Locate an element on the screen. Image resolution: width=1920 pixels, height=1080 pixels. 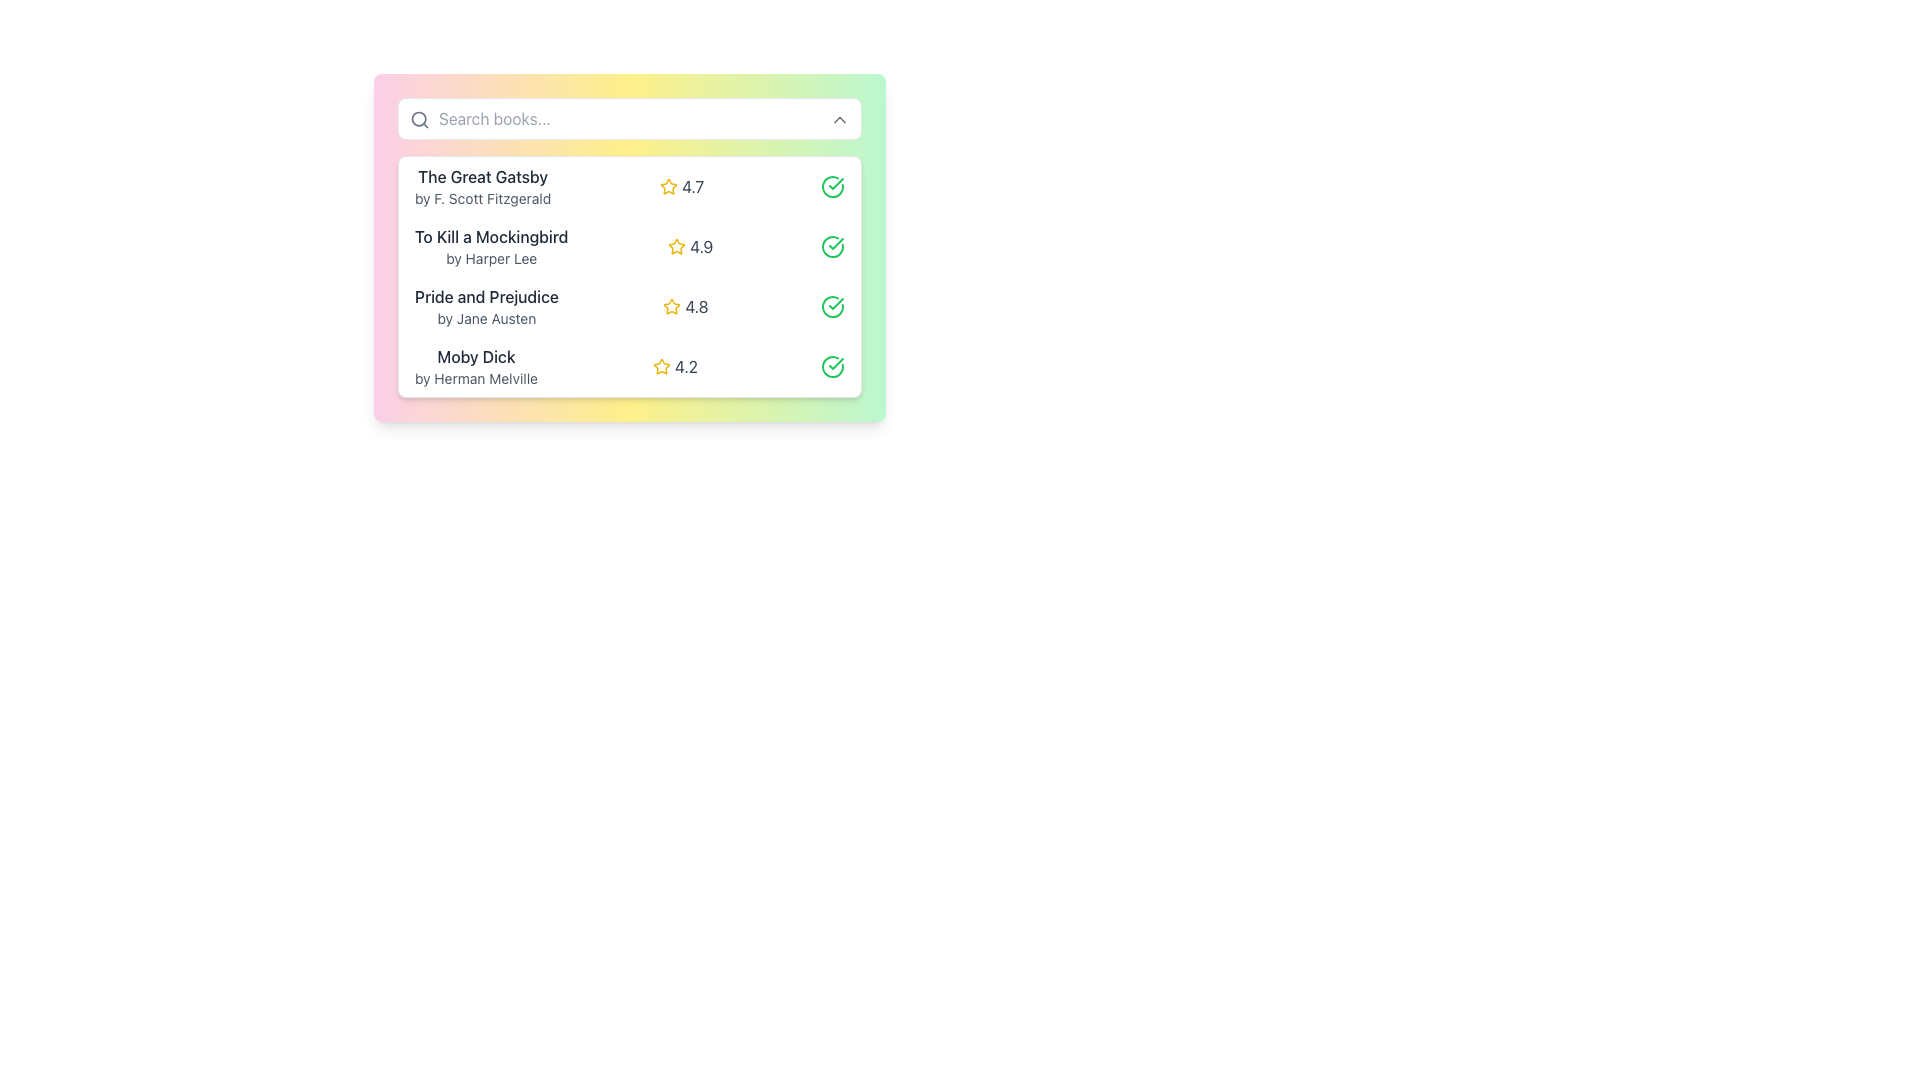
the yellow star icon and numerical rating ('4.9') in the rating display component located in the second row, to the right of 'To Kill a Mockingbird by Harper Lee' is located at coordinates (690, 245).